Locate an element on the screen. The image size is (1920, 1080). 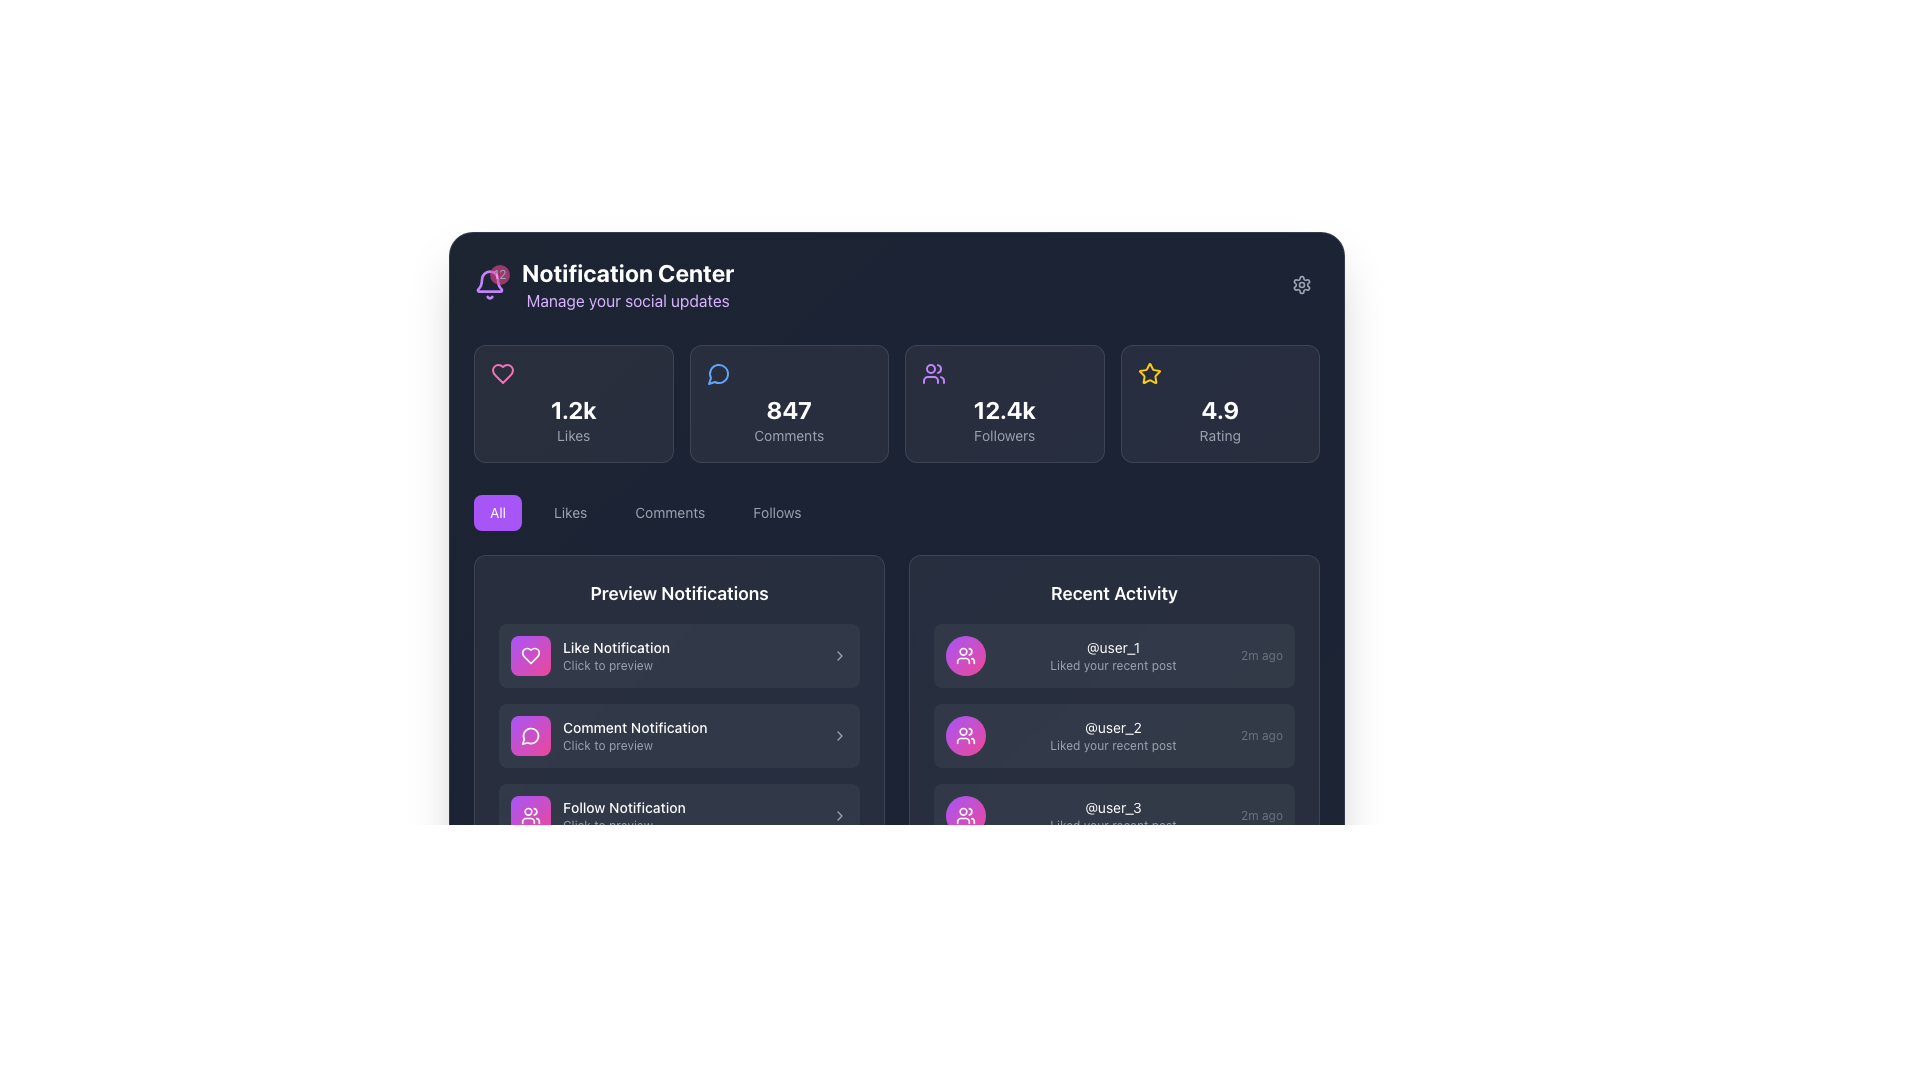
the static text label that provides additional context for the 'Notification Center', located beneath the main title is located at coordinates (627, 300).